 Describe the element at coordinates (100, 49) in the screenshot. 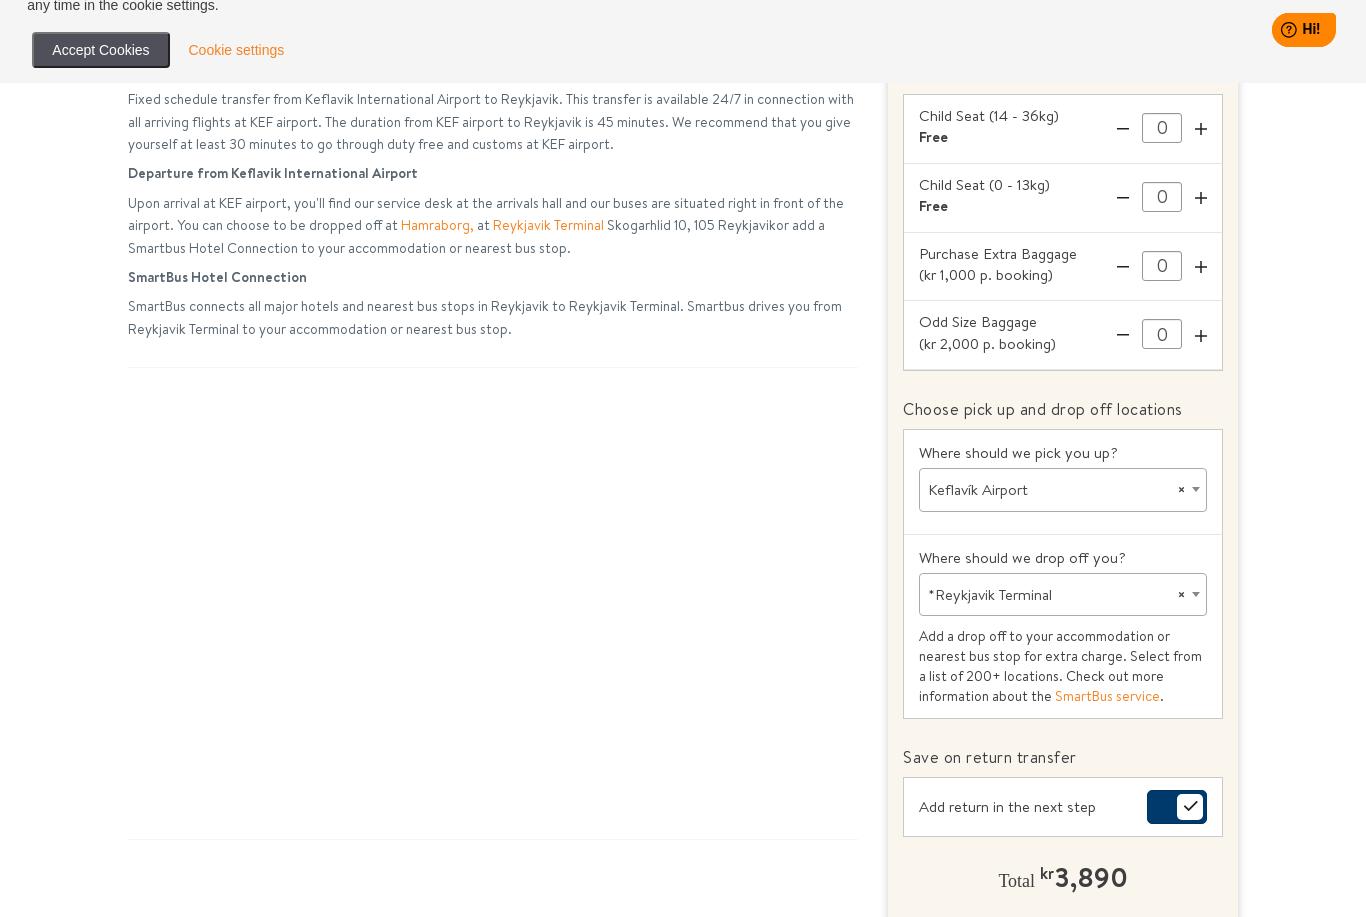

I see `'Accept Cookies'` at that location.